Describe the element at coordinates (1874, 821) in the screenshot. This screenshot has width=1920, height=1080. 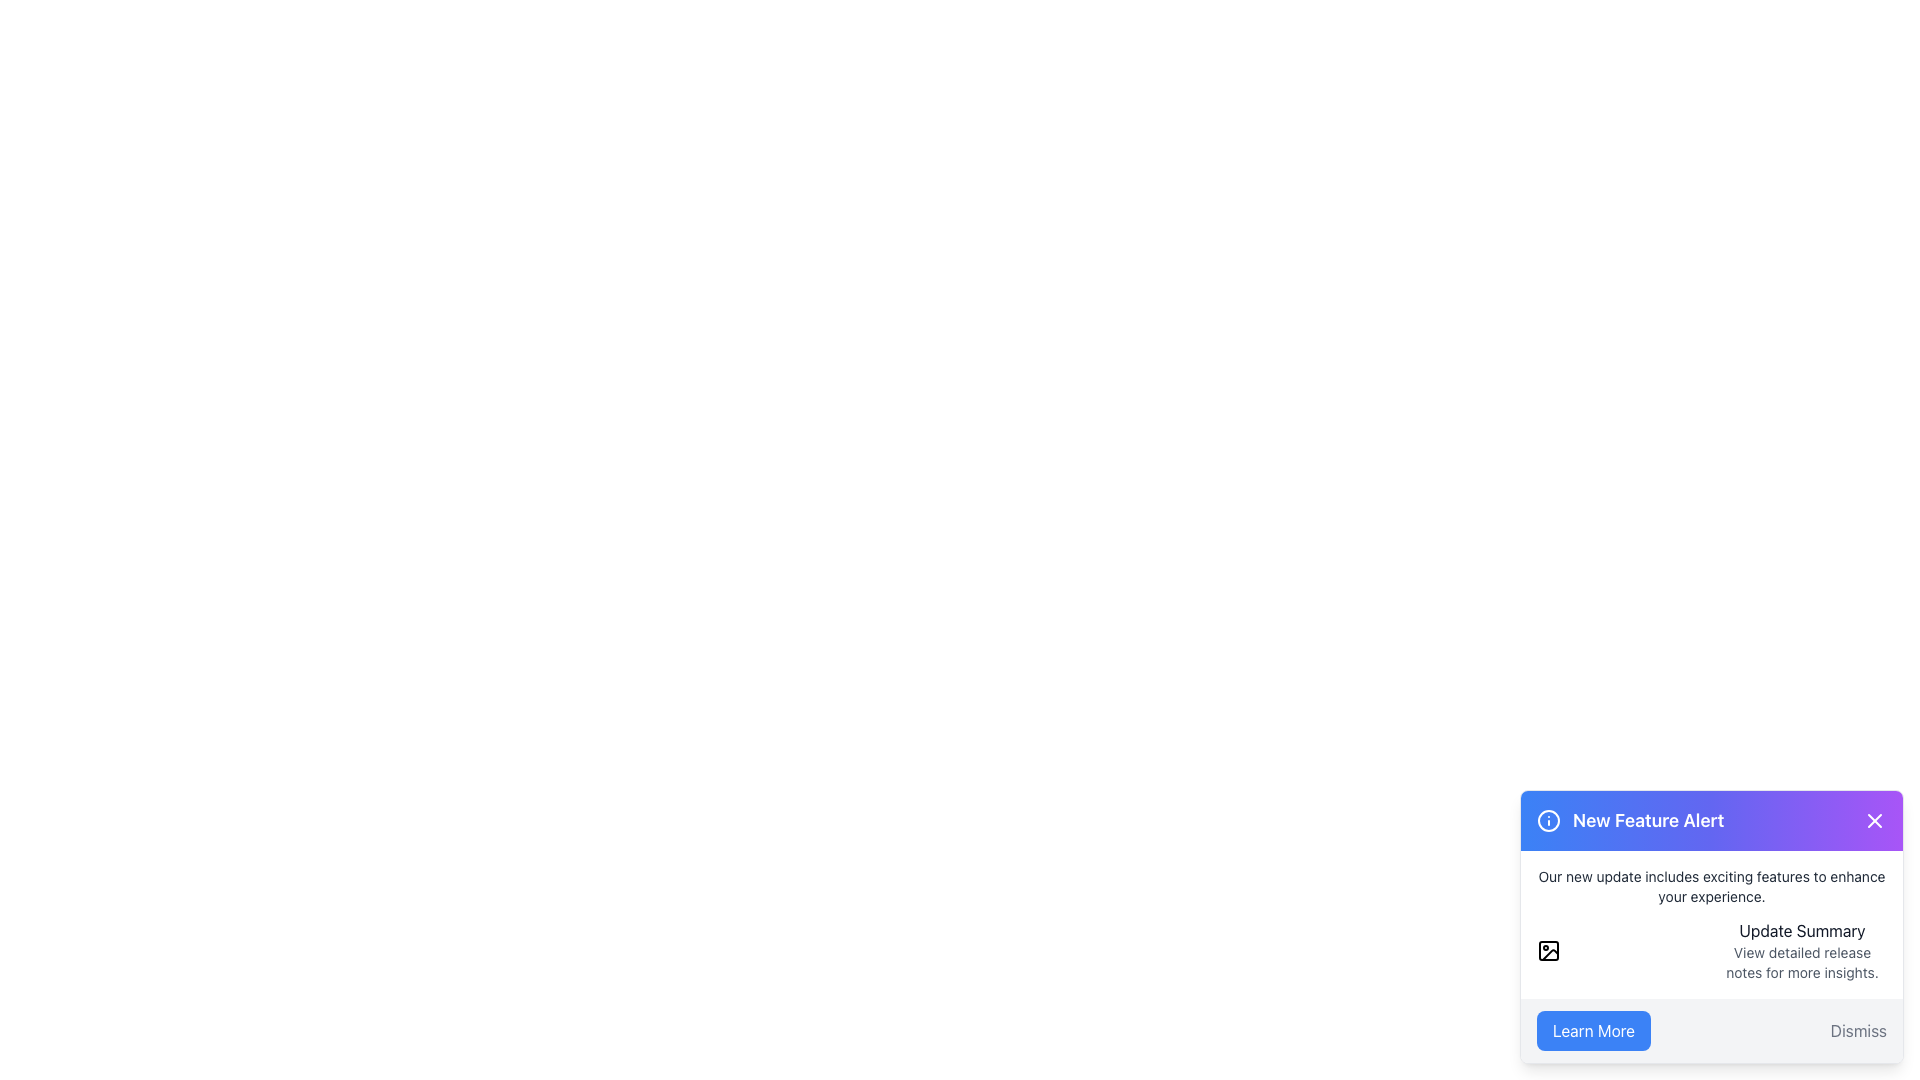
I see `the close button located in the top-right corner of the notification card` at that location.